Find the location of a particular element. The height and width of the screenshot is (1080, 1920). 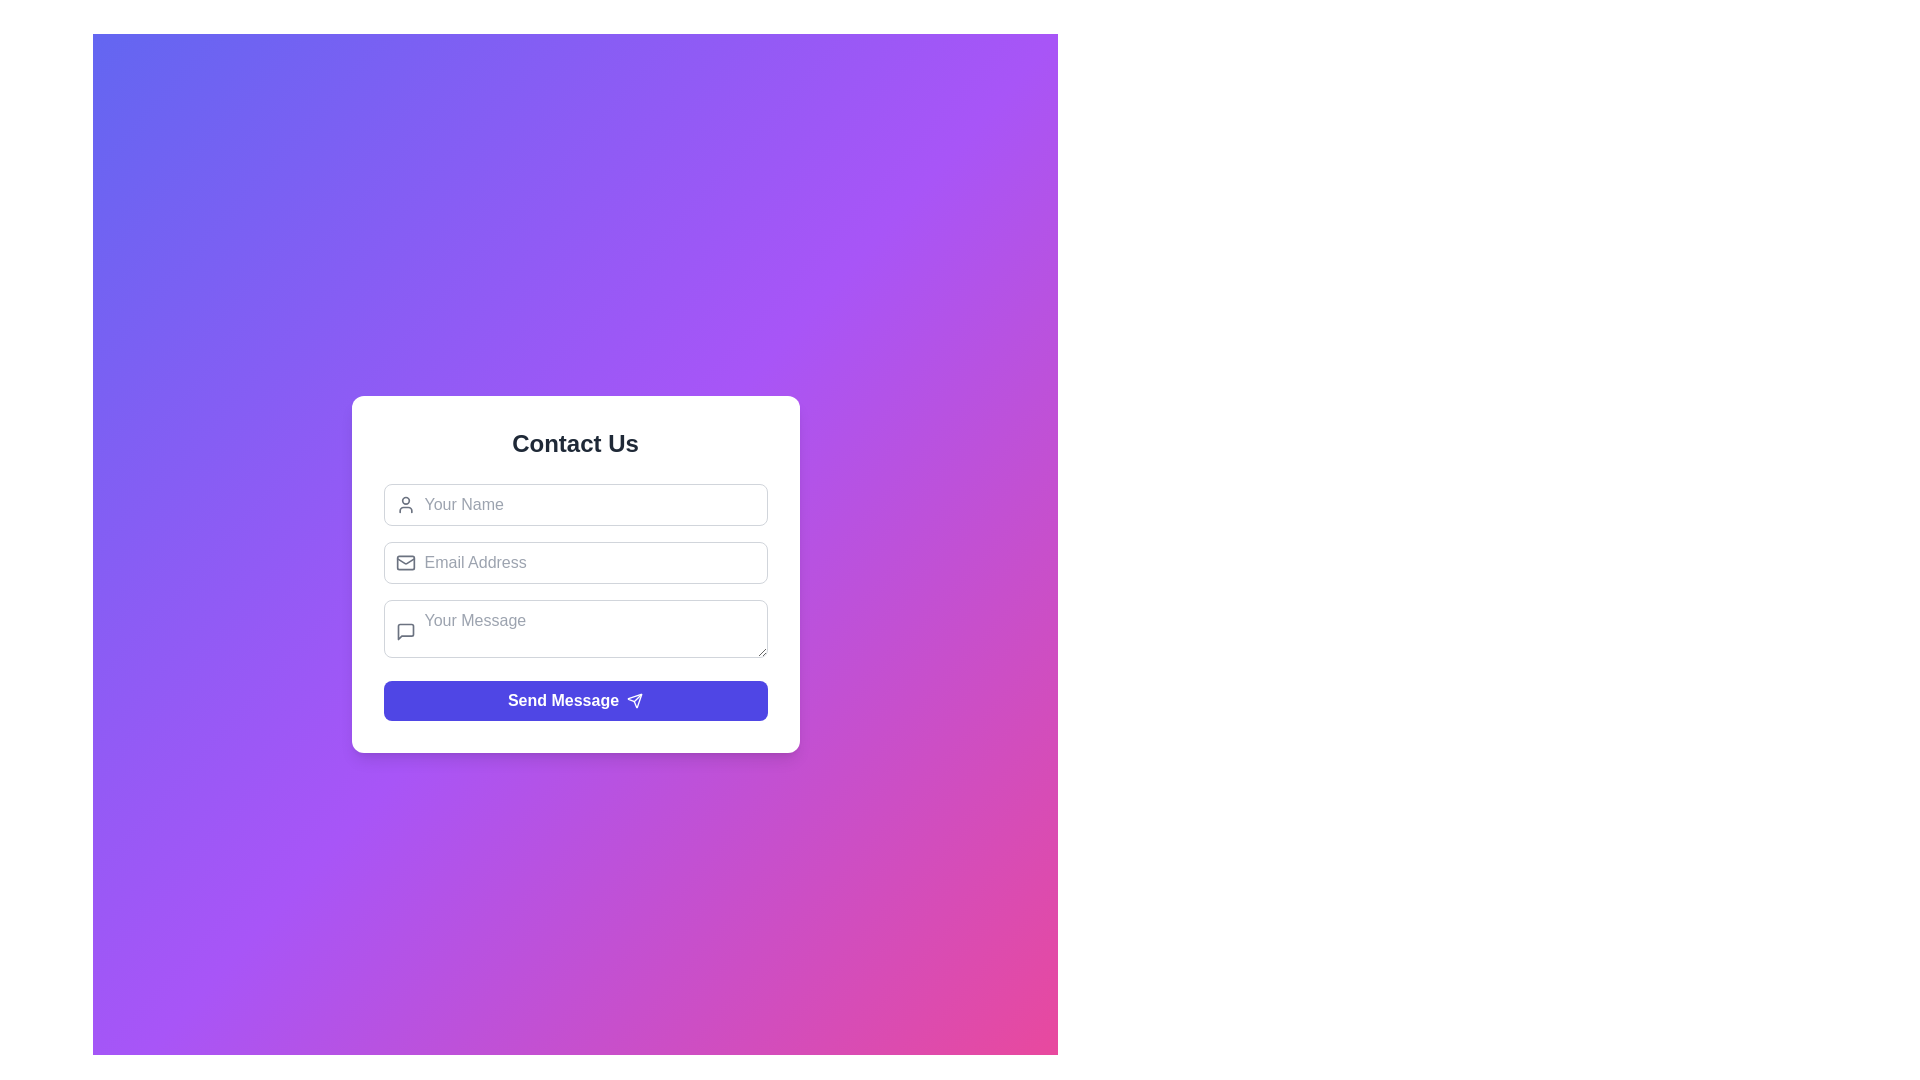

inside the email input field located in the 'Contact Us' form to focus on it, which is the second input field below 'Your Name' and above 'Your Message' is located at coordinates (574, 562).